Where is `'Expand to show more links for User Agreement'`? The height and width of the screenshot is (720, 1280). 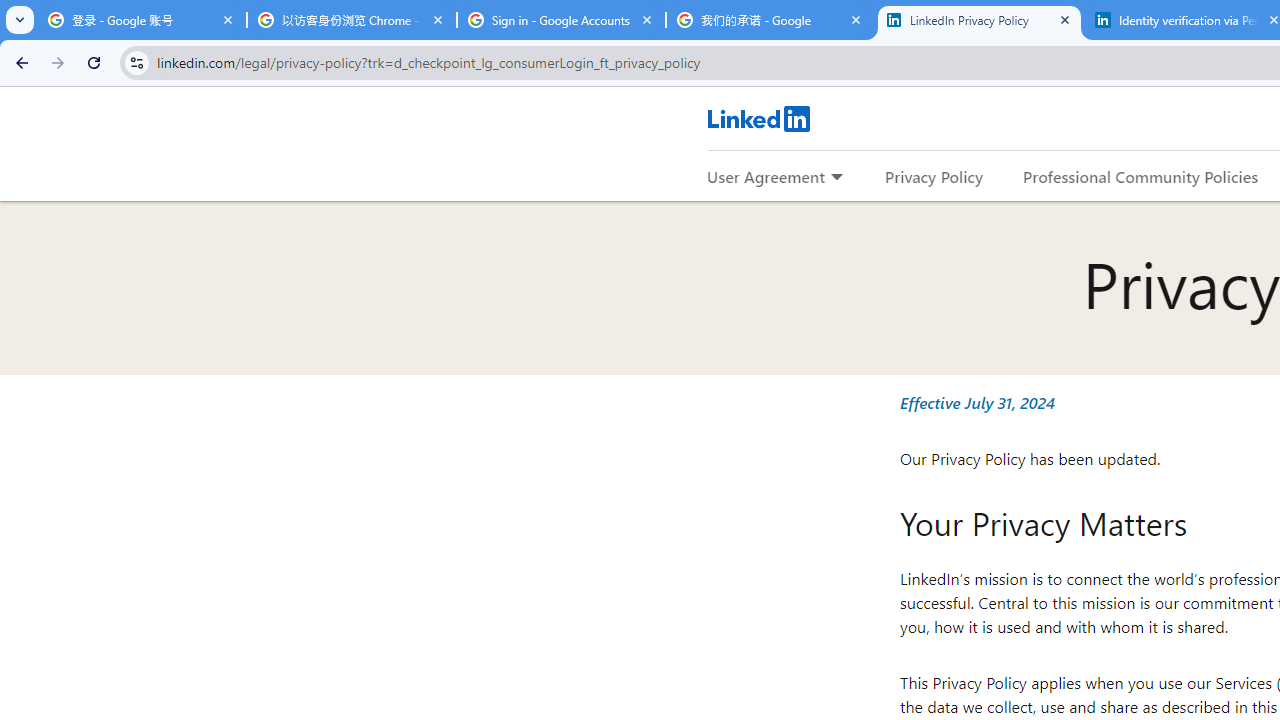 'Expand to show more links for User Agreement' is located at coordinates (836, 177).